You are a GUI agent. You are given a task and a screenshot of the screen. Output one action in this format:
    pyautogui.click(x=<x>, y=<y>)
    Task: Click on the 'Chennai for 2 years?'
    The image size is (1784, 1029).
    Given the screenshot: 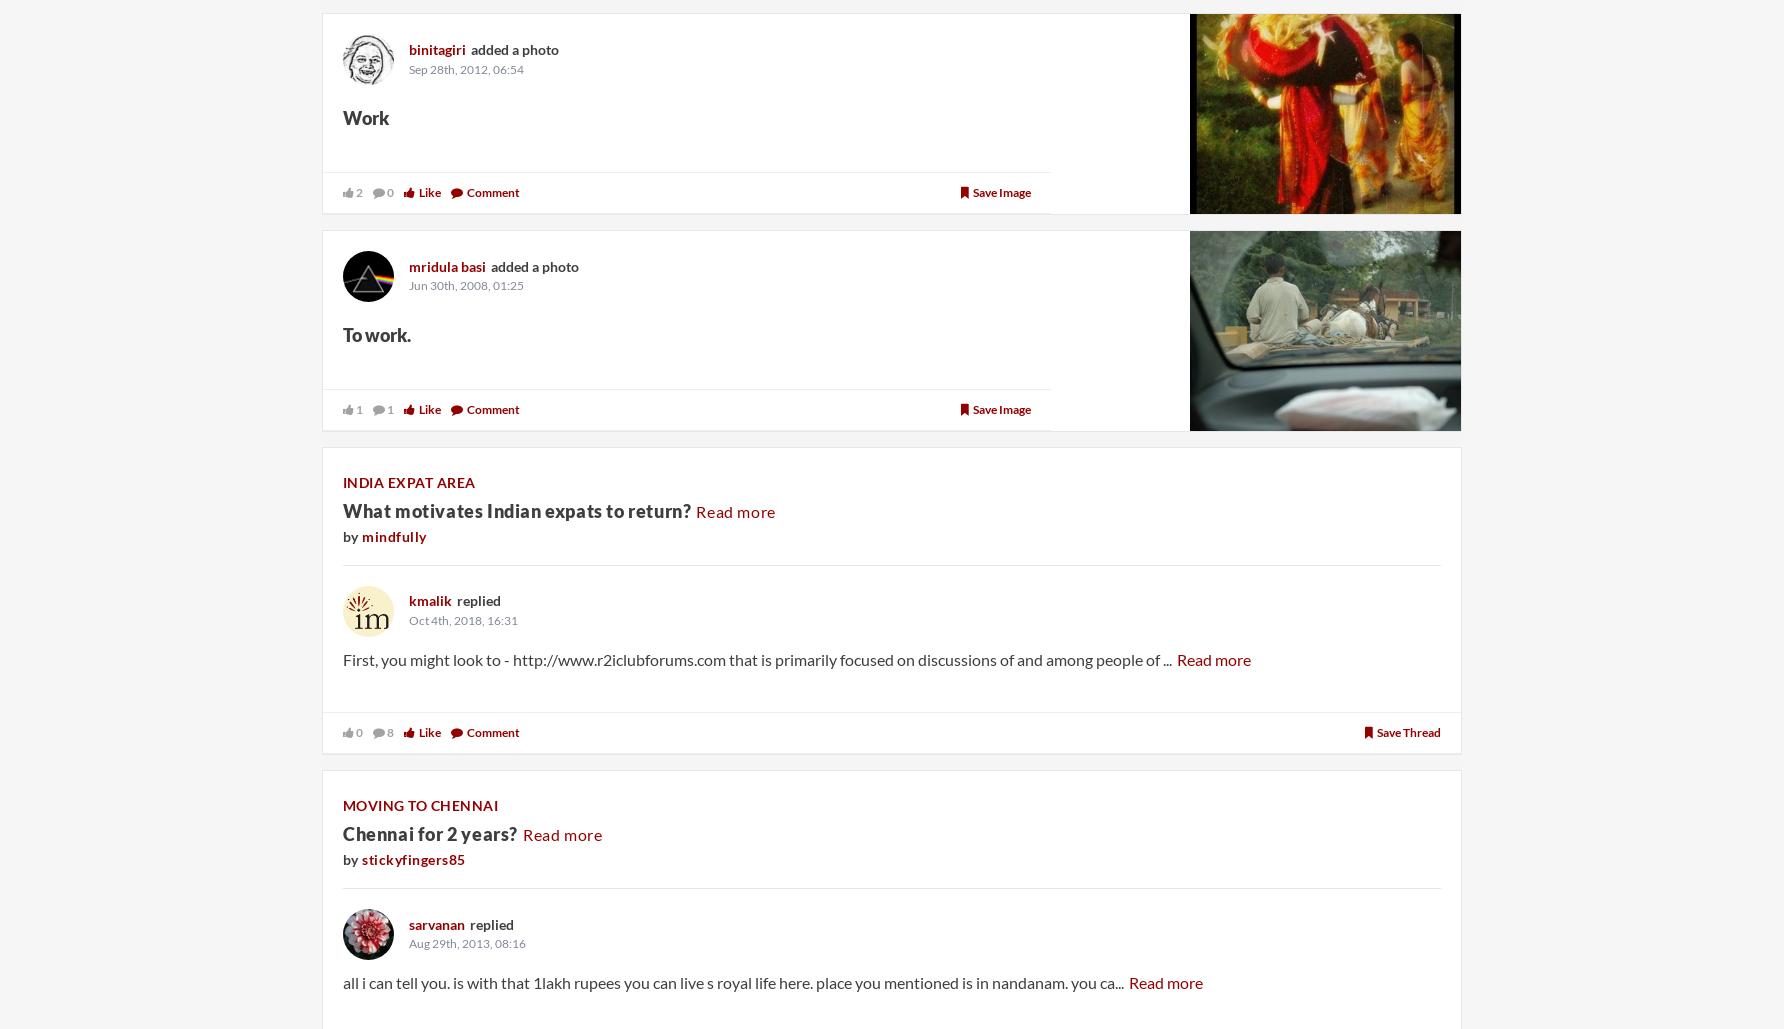 What is the action you would take?
    pyautogui.click(x=429, y=831)
    